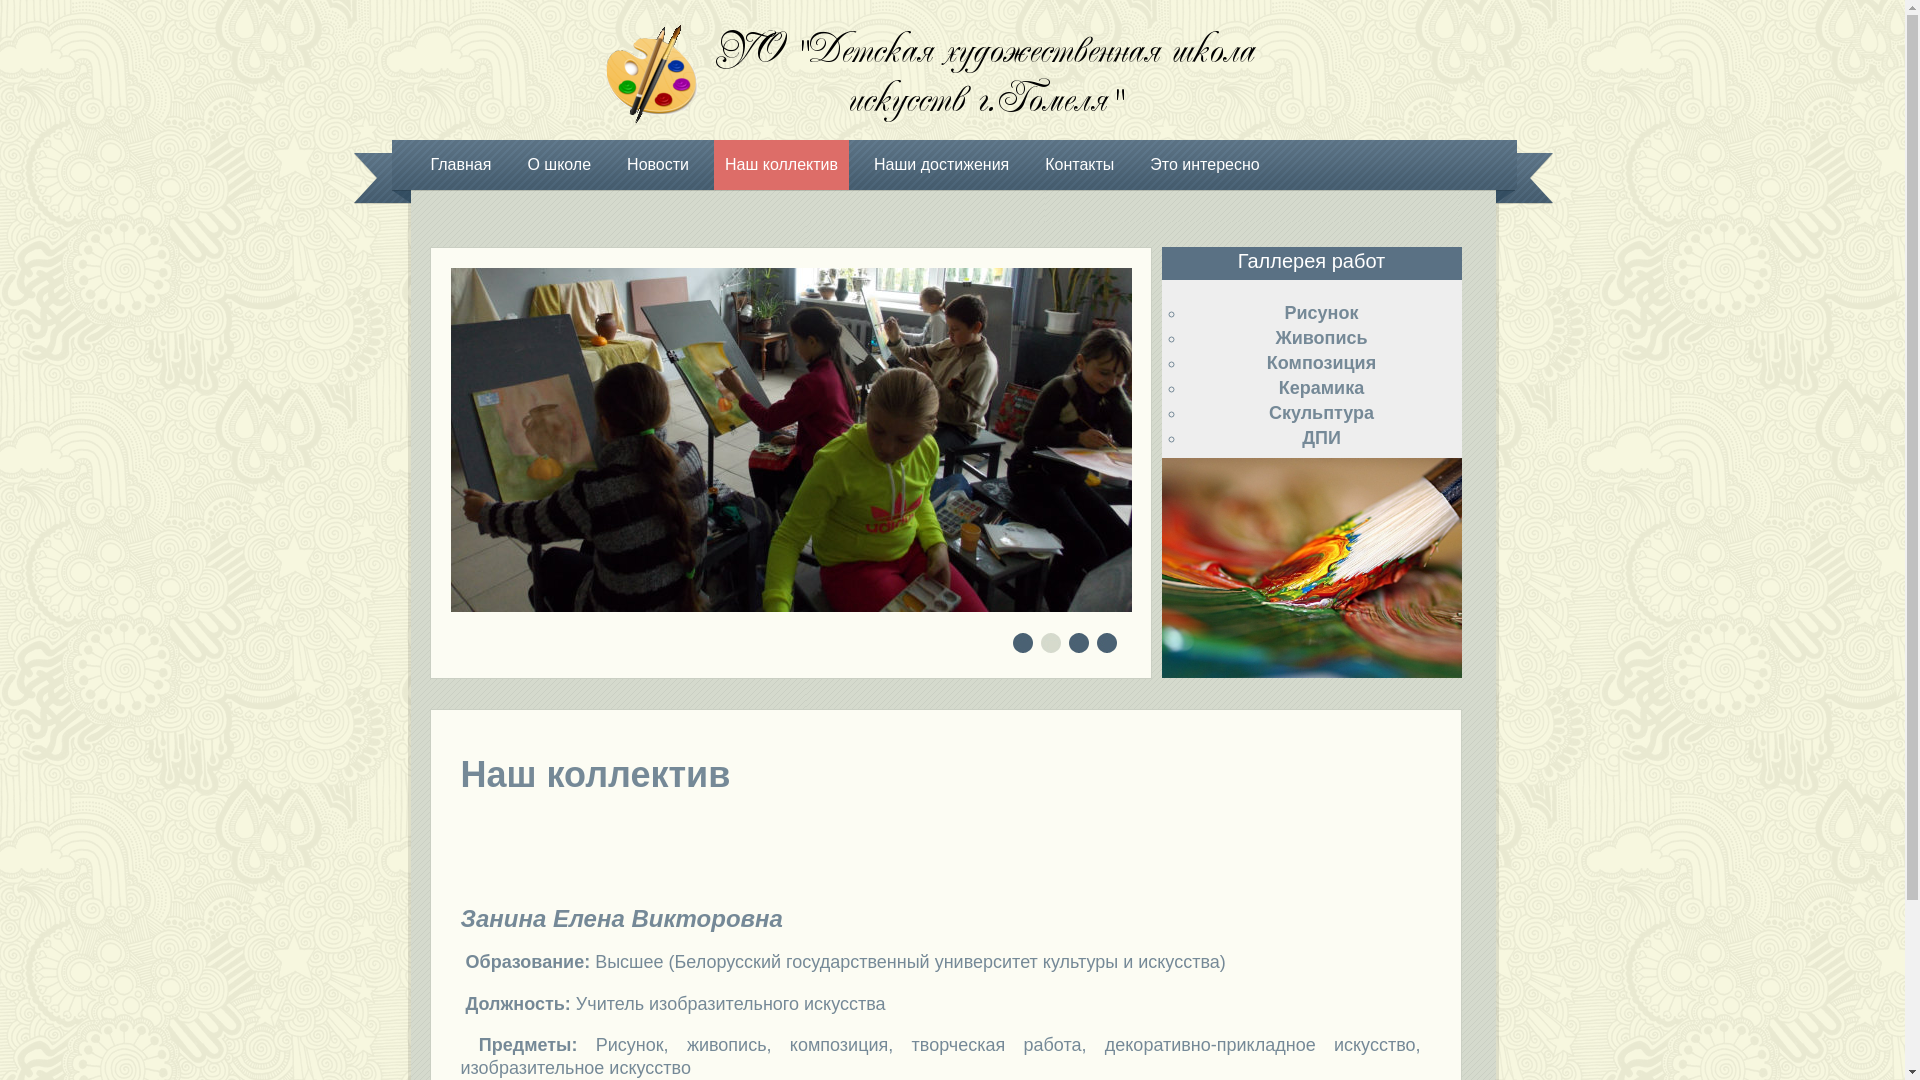  Describe the element at coordinates (1079, 644) in the screenshot. I see `'3'` at that location.